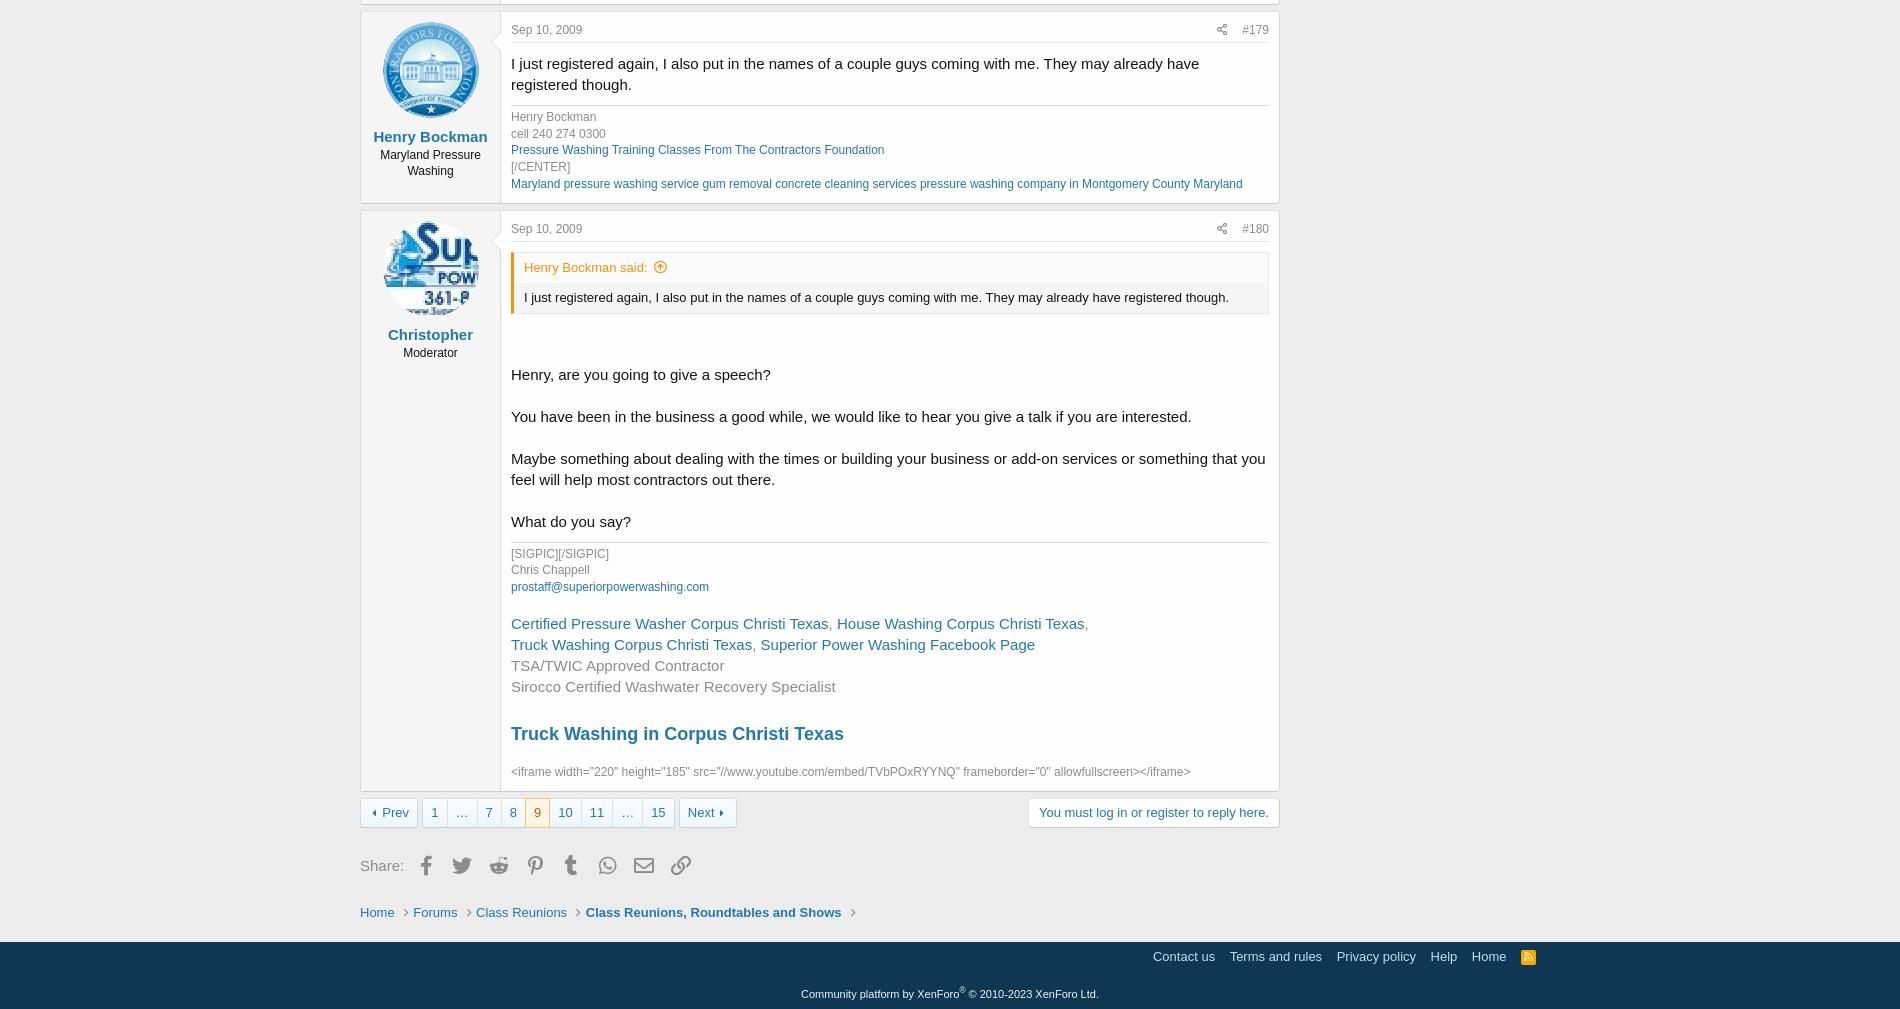  Describe the element at coordinates (1254, 227) in the screenshot. I see `'#180'` at that location.